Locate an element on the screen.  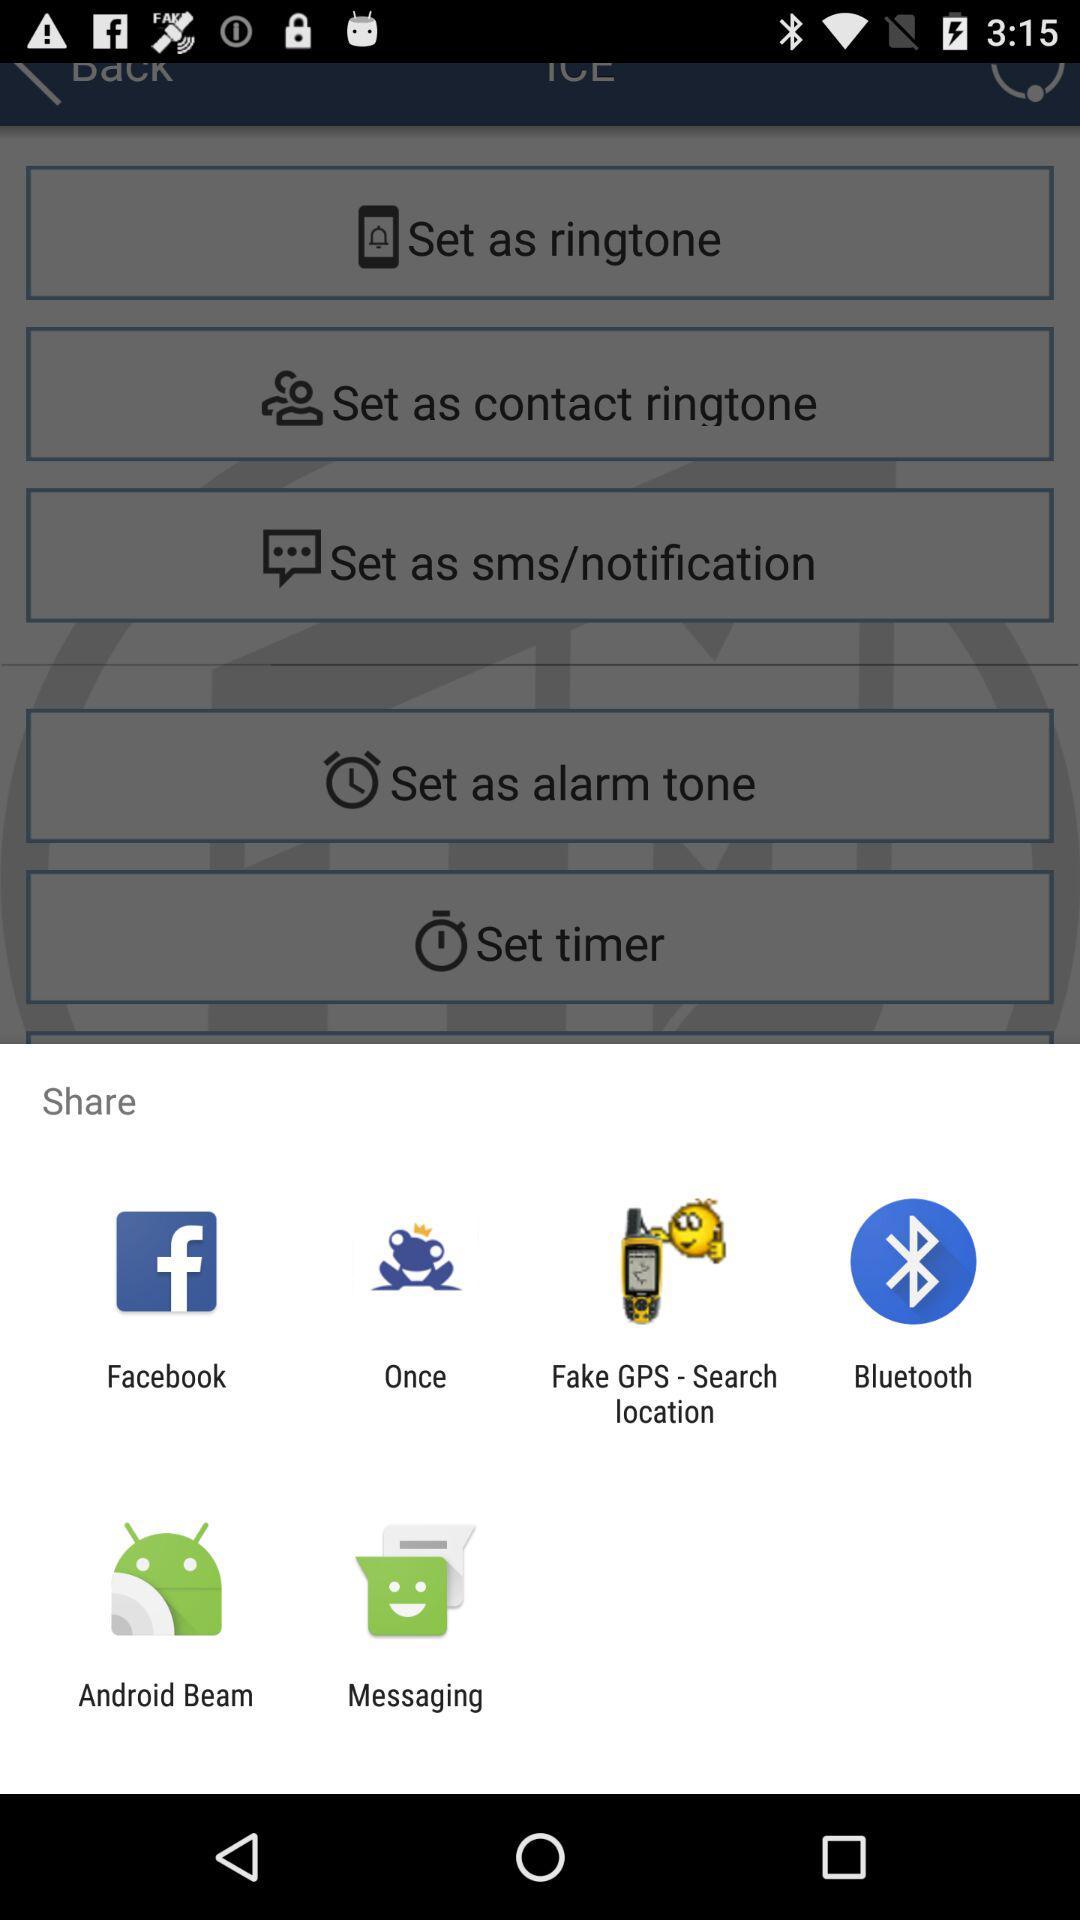
app next to the once app is located at coordinates (165, 1392).